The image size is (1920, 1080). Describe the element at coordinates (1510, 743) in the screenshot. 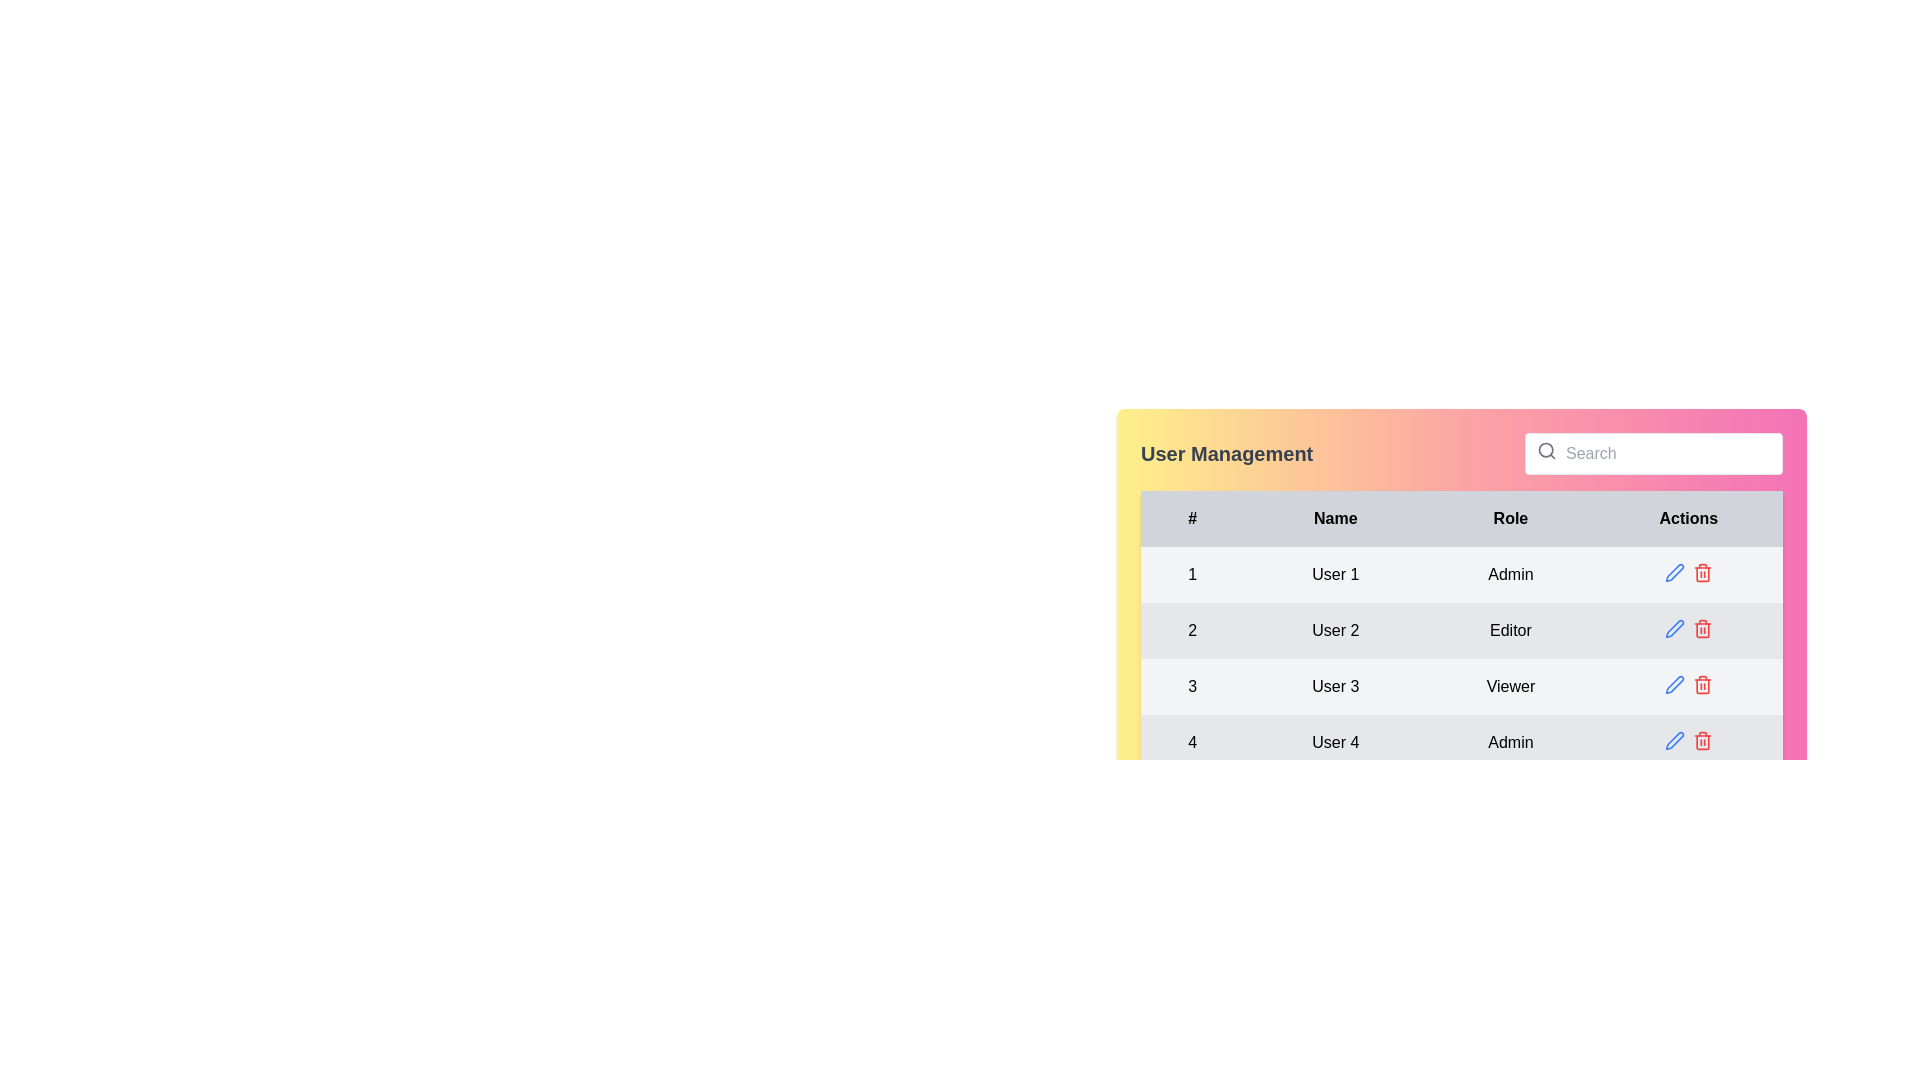

I see `the 'Admin' text label in the fourth row of the table under the 'Role' column, which identifies the user's role` at that location.